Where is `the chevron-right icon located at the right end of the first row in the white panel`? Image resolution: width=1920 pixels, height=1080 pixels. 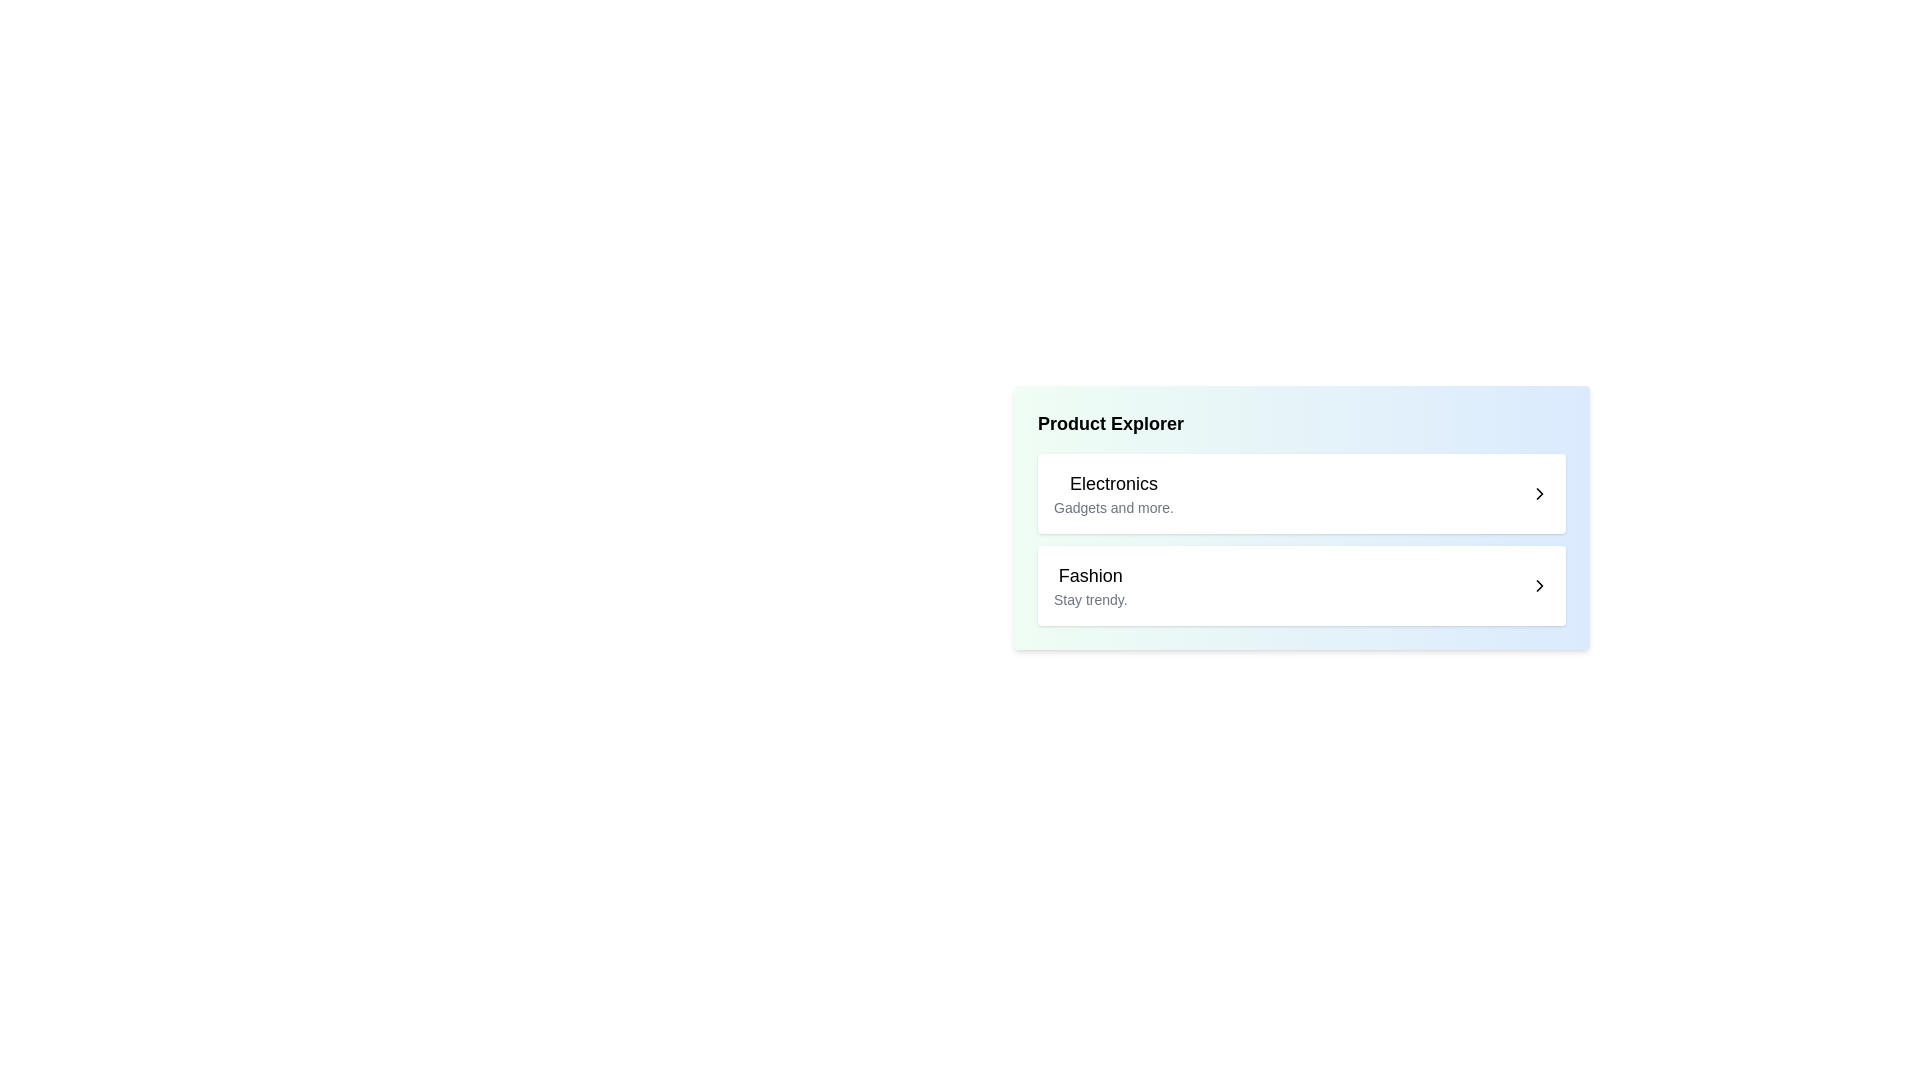 the chevron-right icon located at the right end of the first row in the white panel is located at coordinates (1539, 493).